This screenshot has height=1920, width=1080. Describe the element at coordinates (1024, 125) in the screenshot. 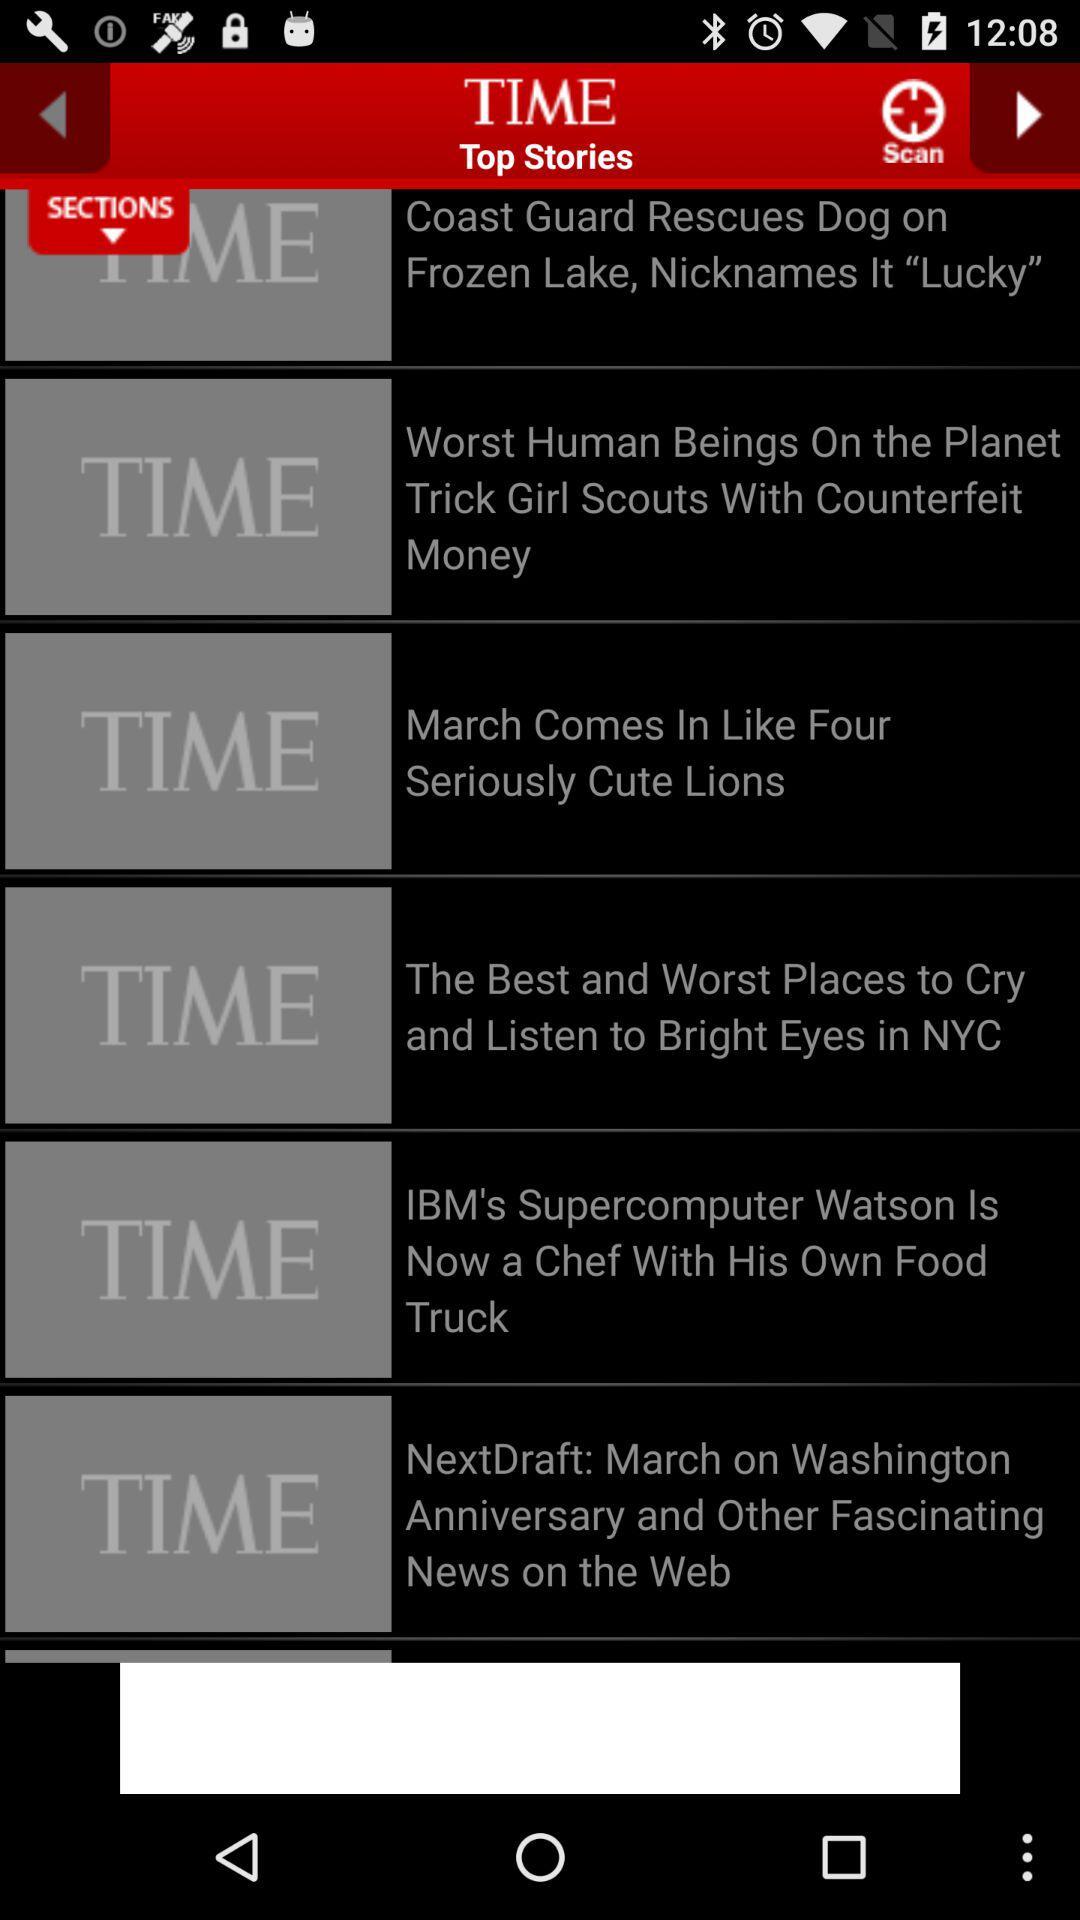

I see `the play icon` at that location.